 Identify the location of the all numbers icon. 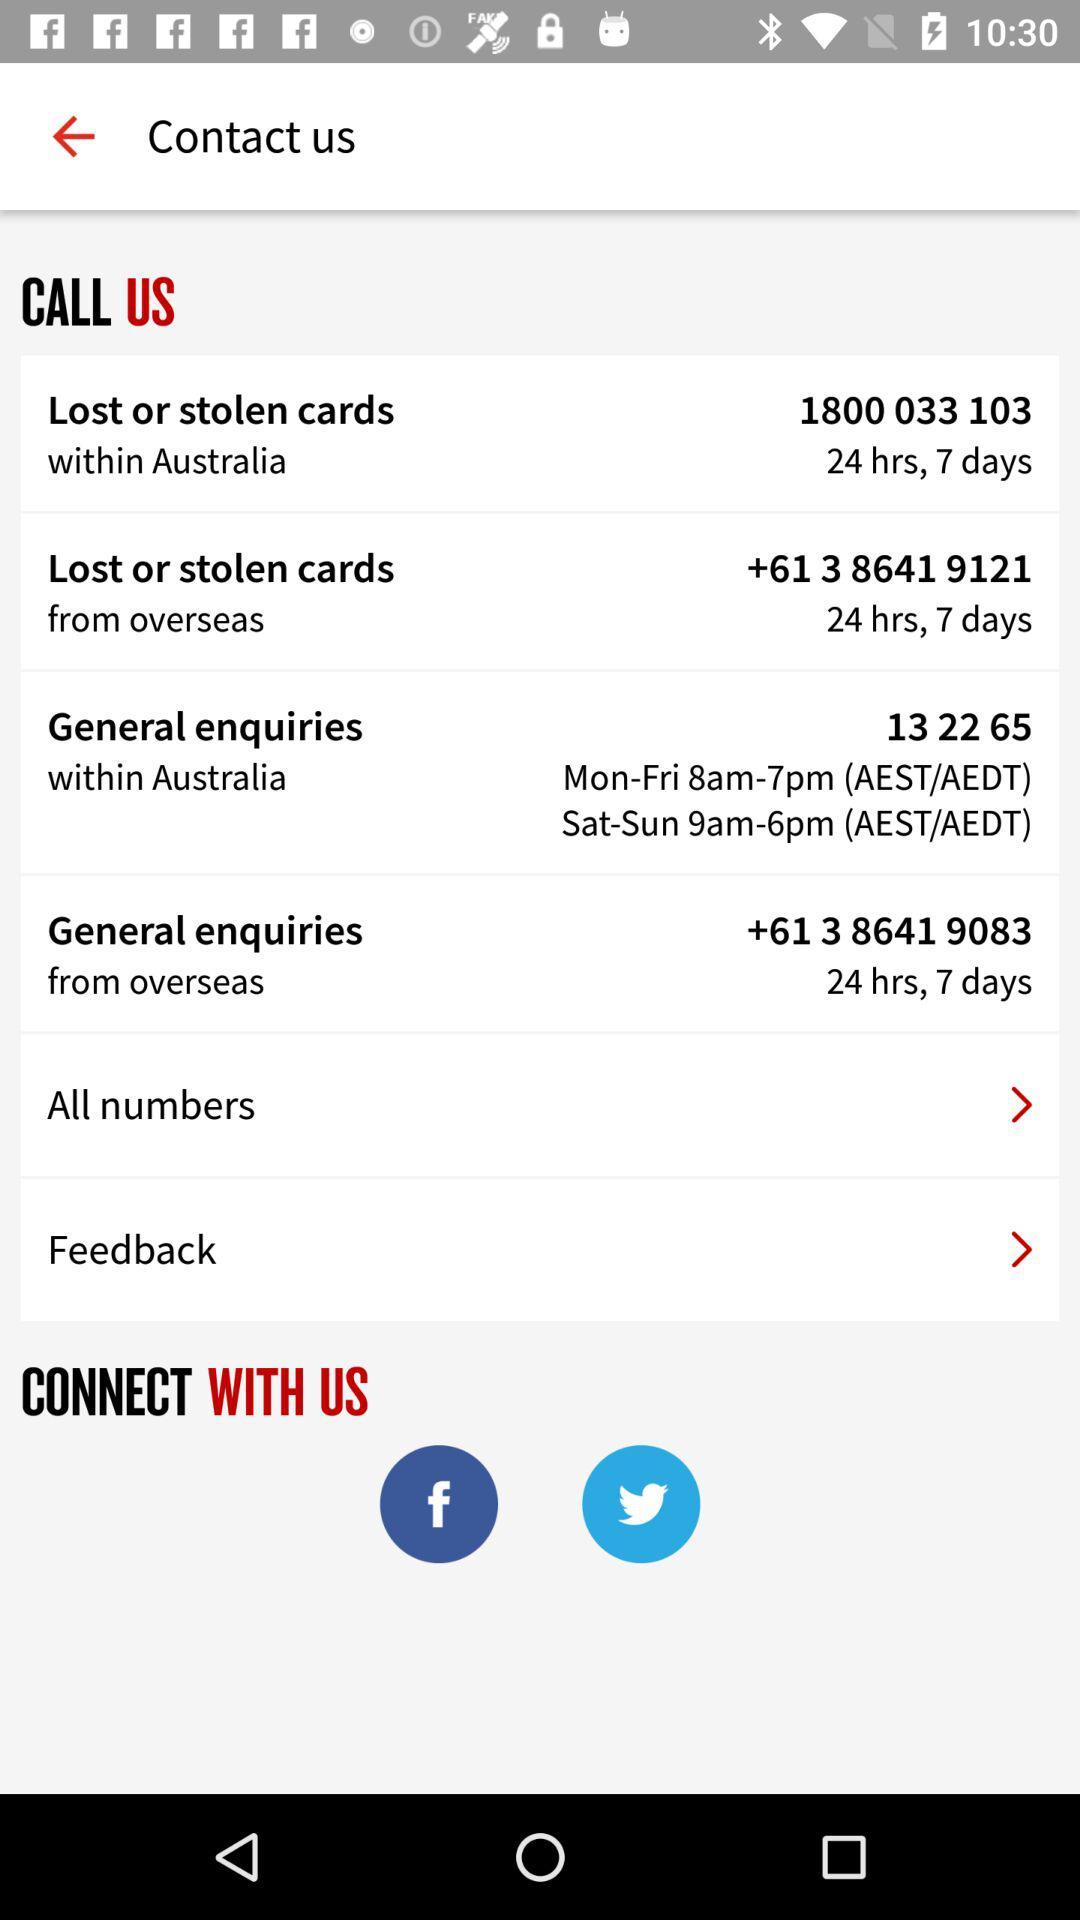
(540, 1104).